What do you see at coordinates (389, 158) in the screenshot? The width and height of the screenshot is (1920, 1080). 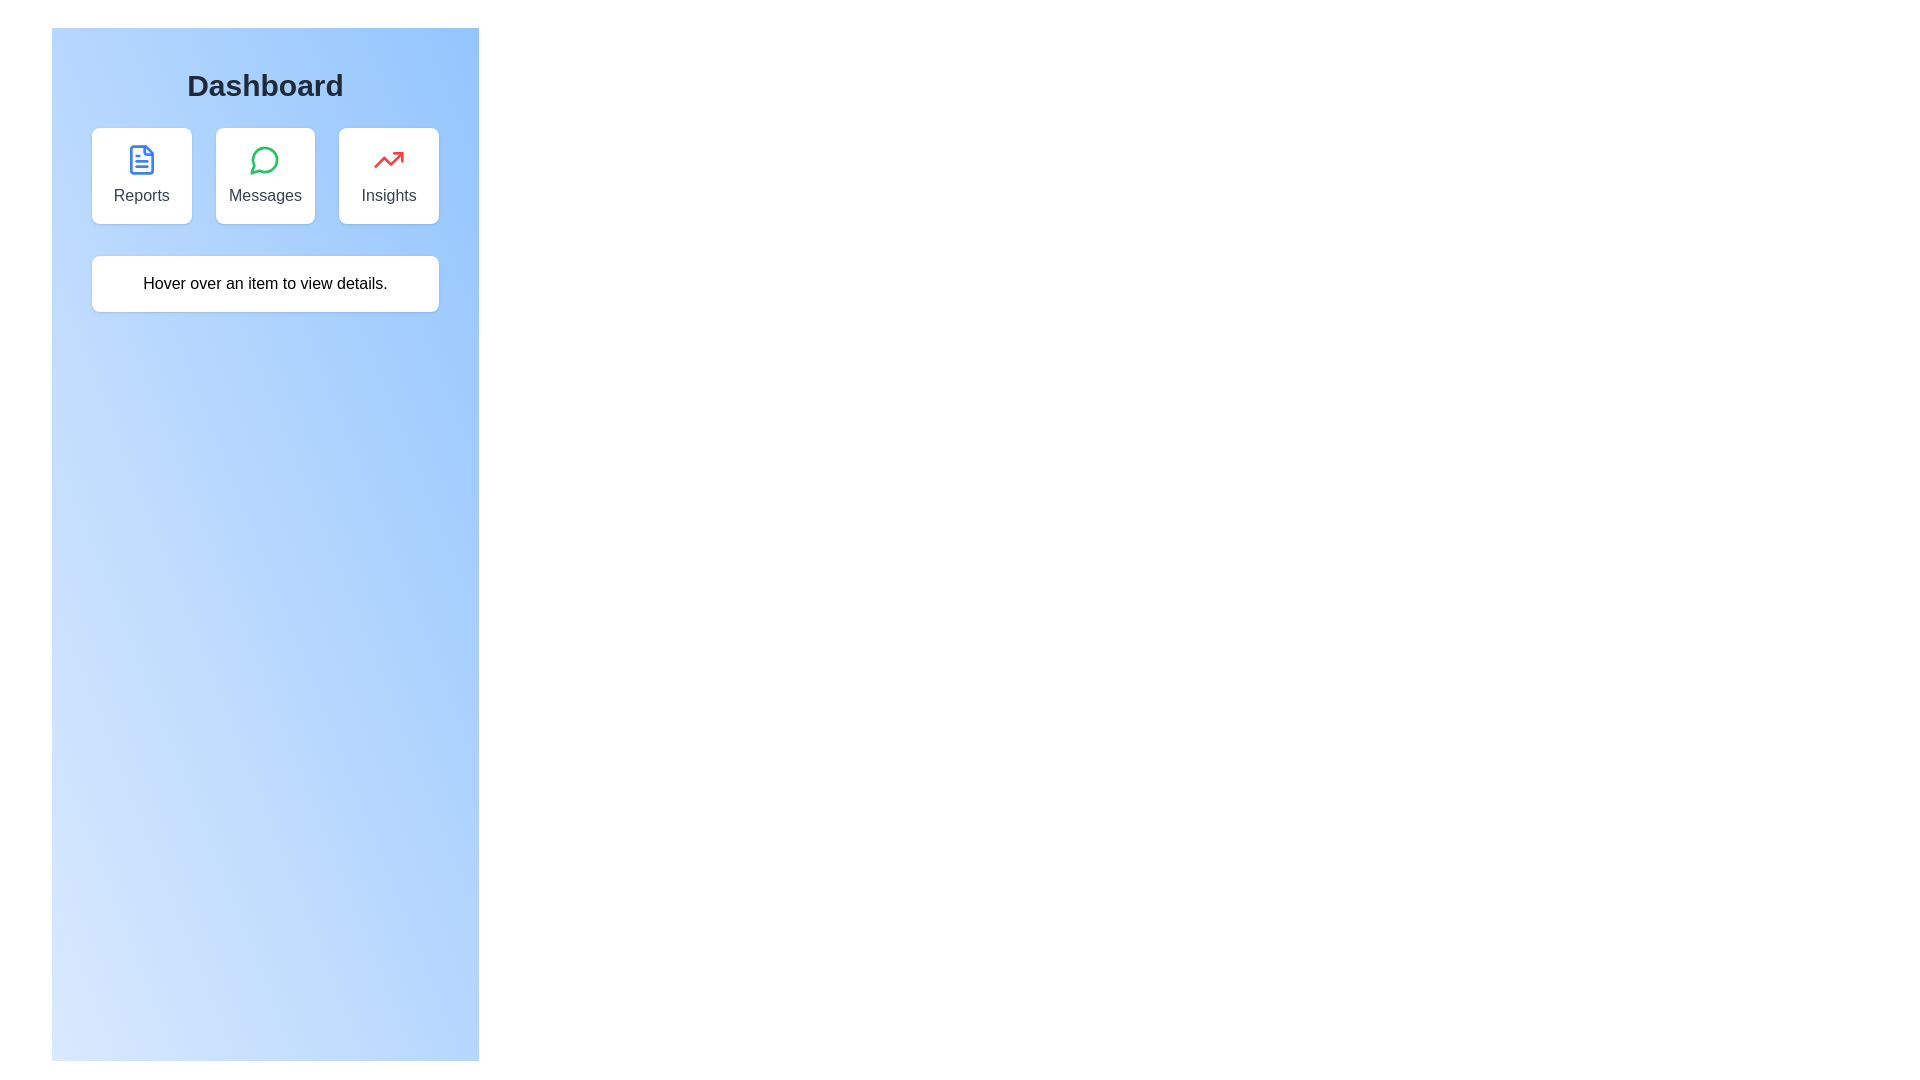 I see `the 'Insights' icon graphic that represents data trends or analytics, located as the third icon in the row of three icons at the top of the sidebar` at bounding box center [389, 158].